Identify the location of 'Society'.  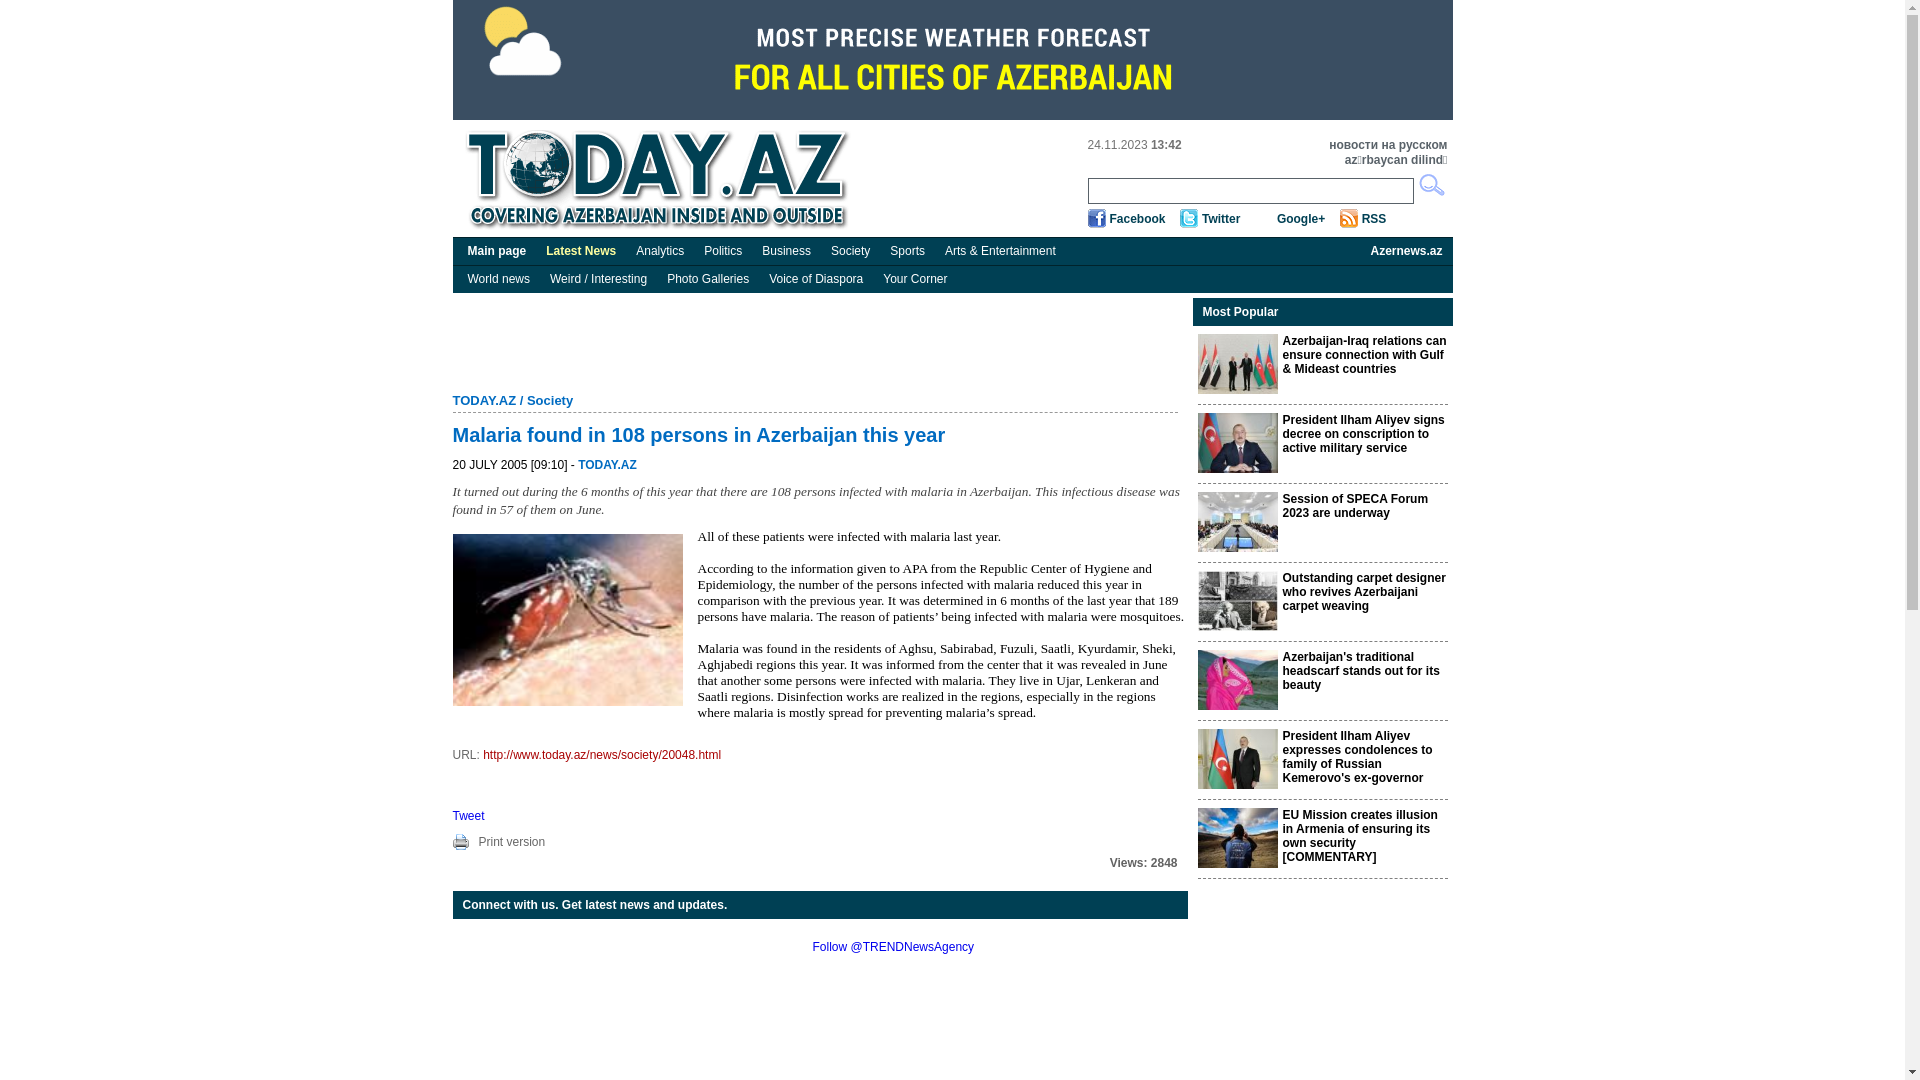
(550, 400).